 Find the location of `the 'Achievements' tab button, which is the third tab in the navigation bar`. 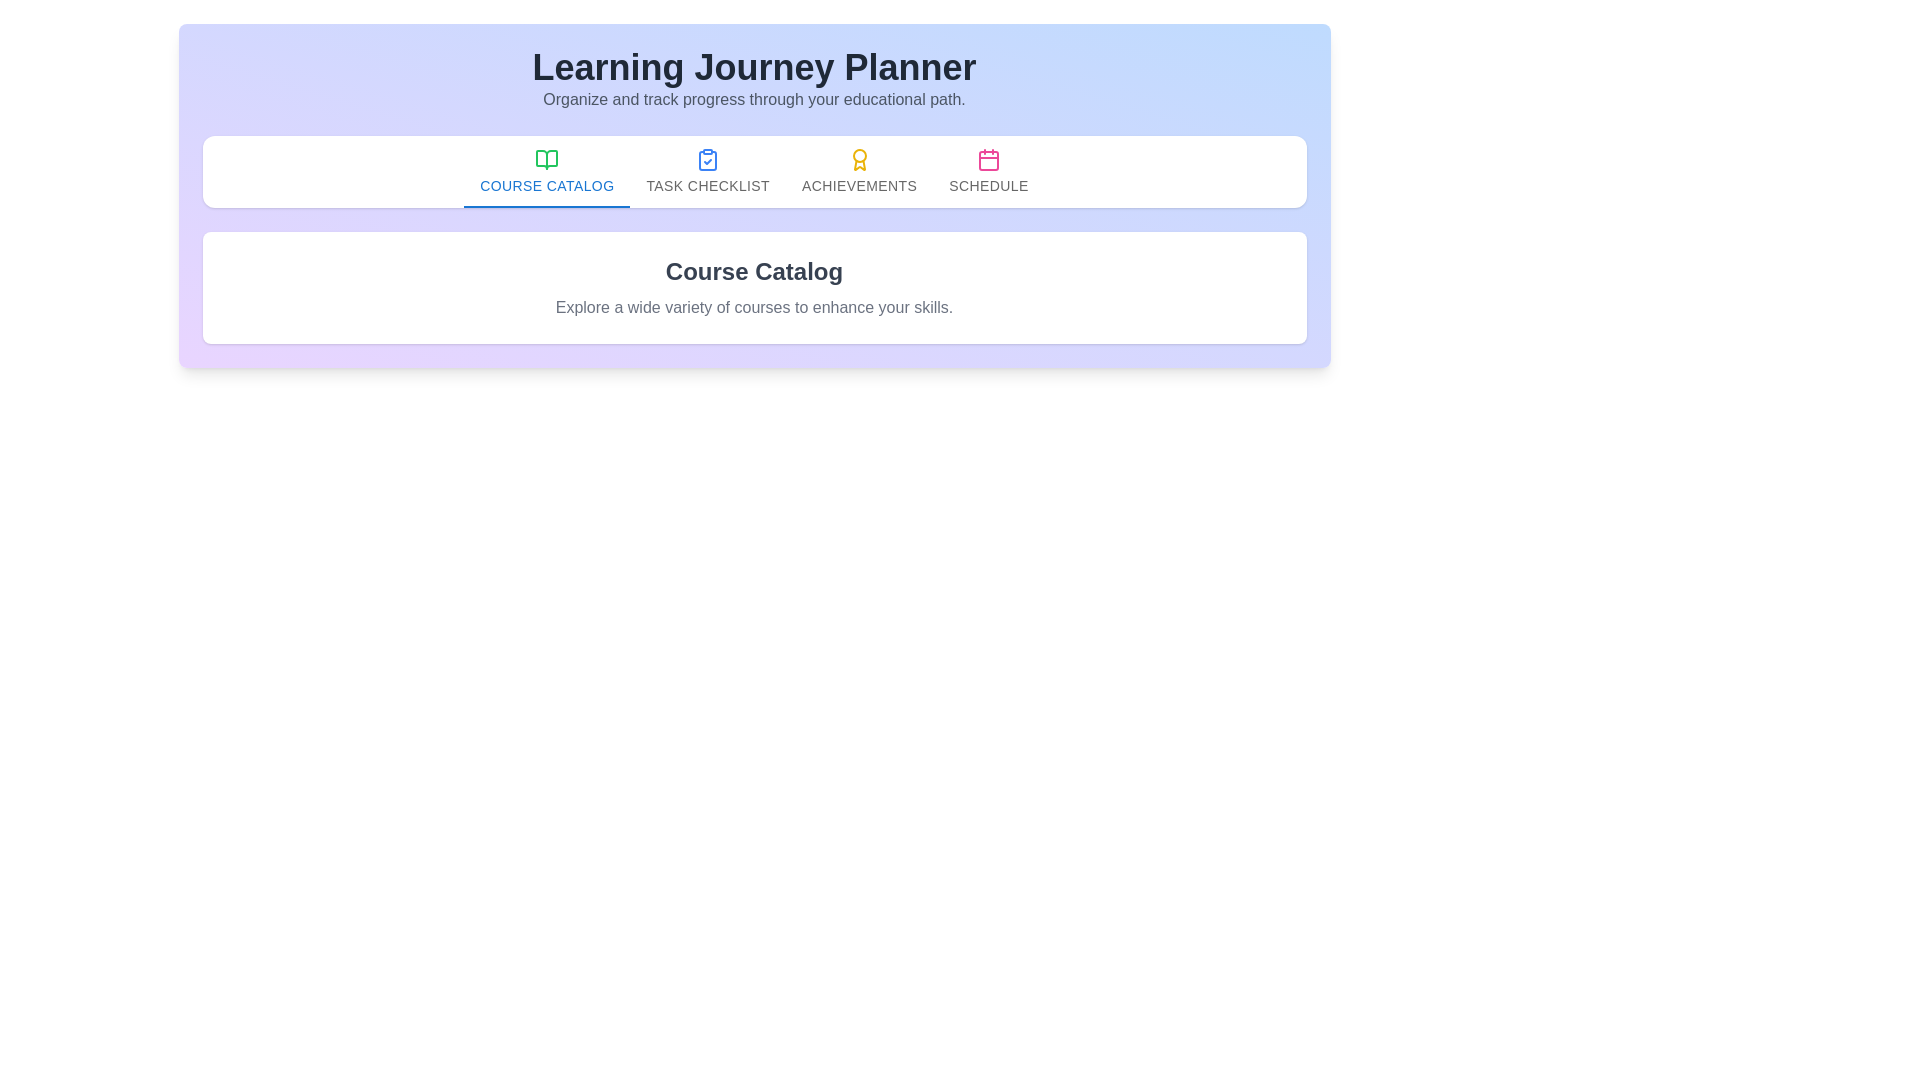

the 'Achievements' tab button, which is the third tab in the navigation bar is located at coordinates (859, 171).